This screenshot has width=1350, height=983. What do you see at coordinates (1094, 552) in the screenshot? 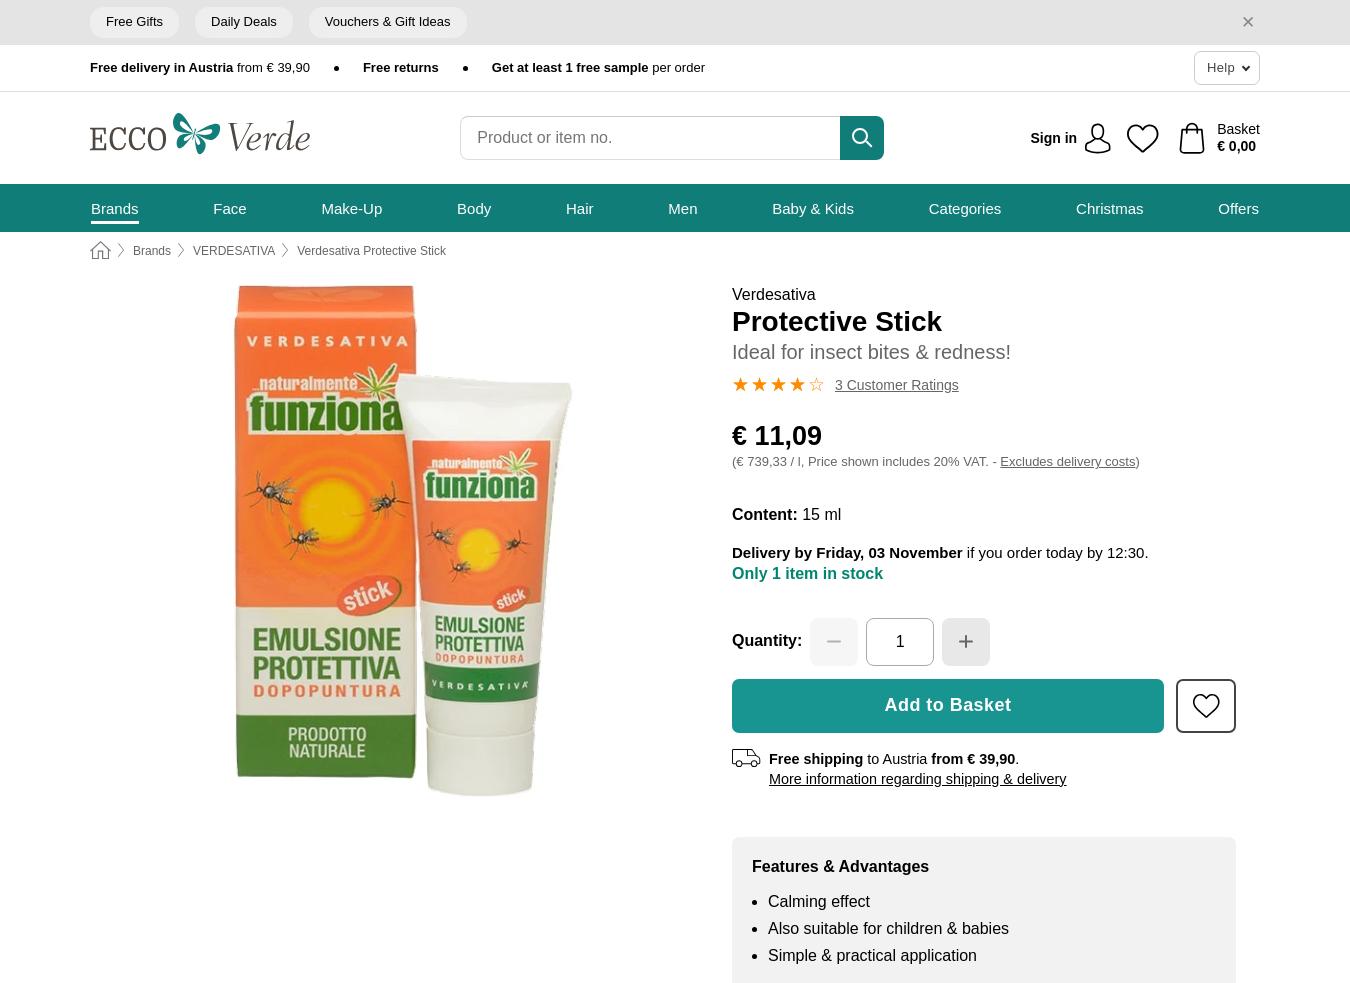
I see `'today by 12:30'` at bounding box center [1094, 552].